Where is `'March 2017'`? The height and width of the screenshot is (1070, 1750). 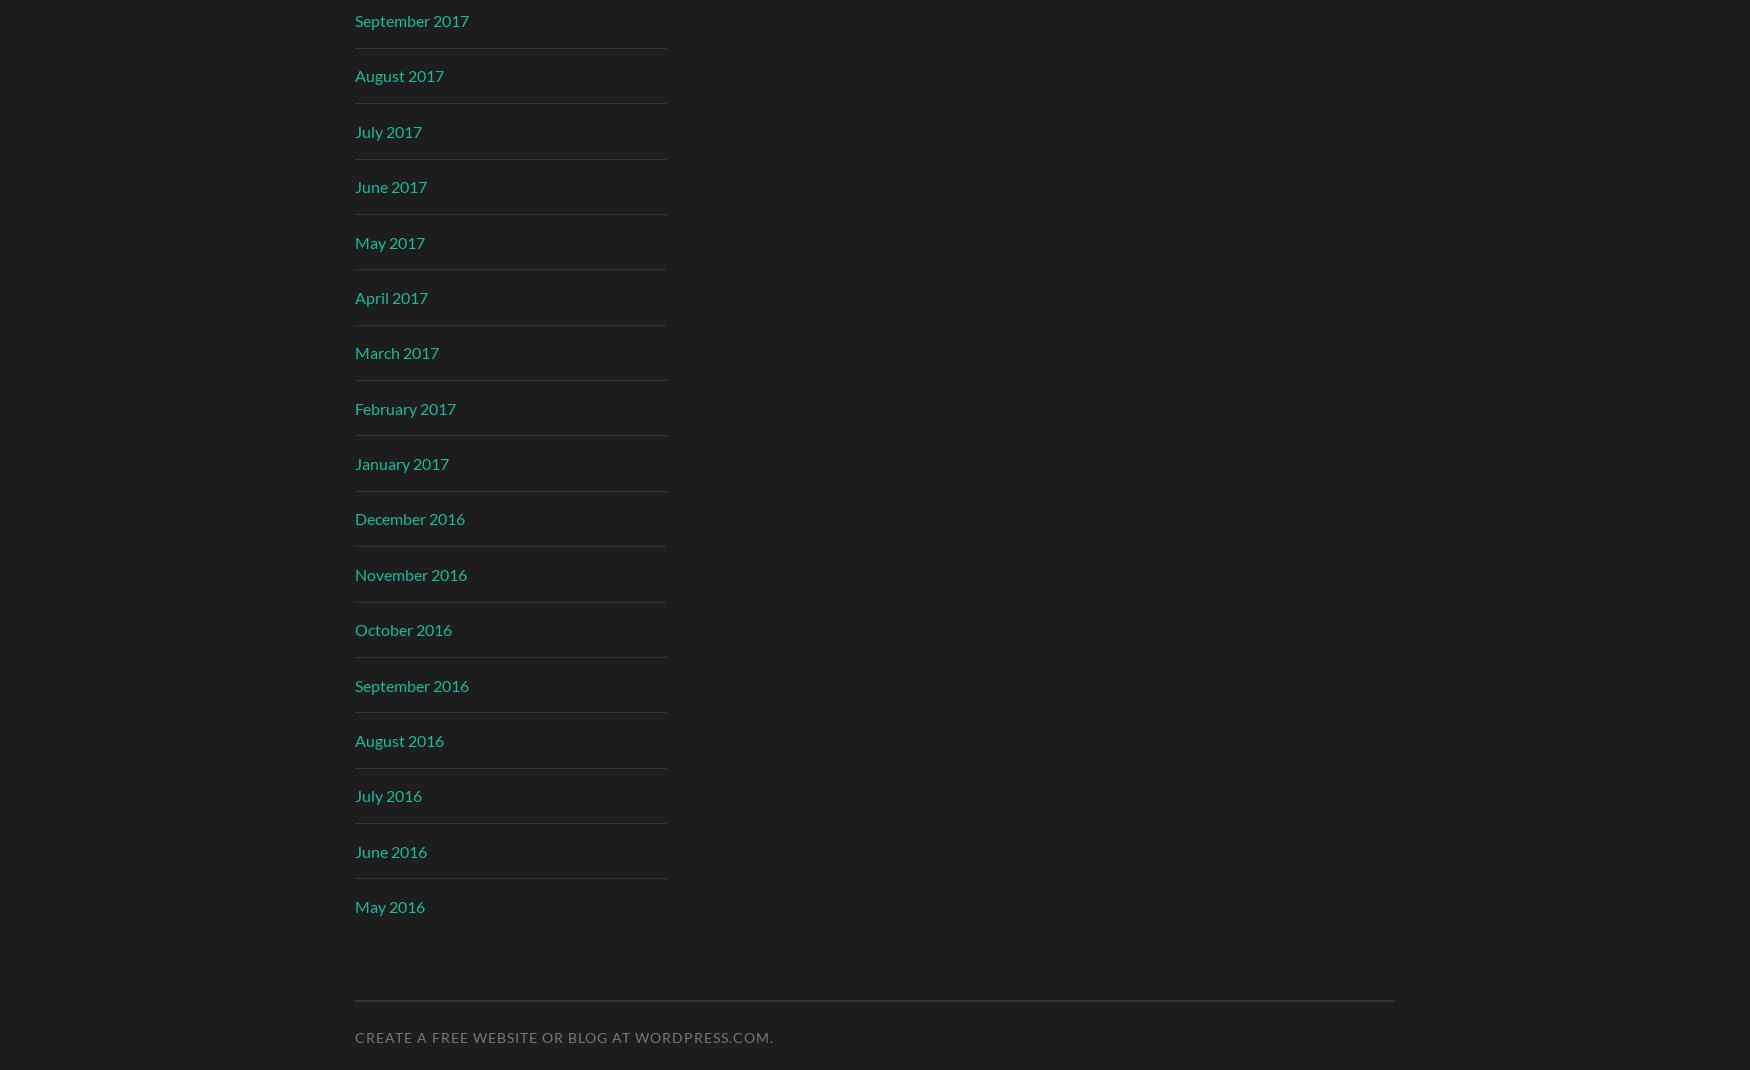 'March 2017' is located at coordinates (396, 352).